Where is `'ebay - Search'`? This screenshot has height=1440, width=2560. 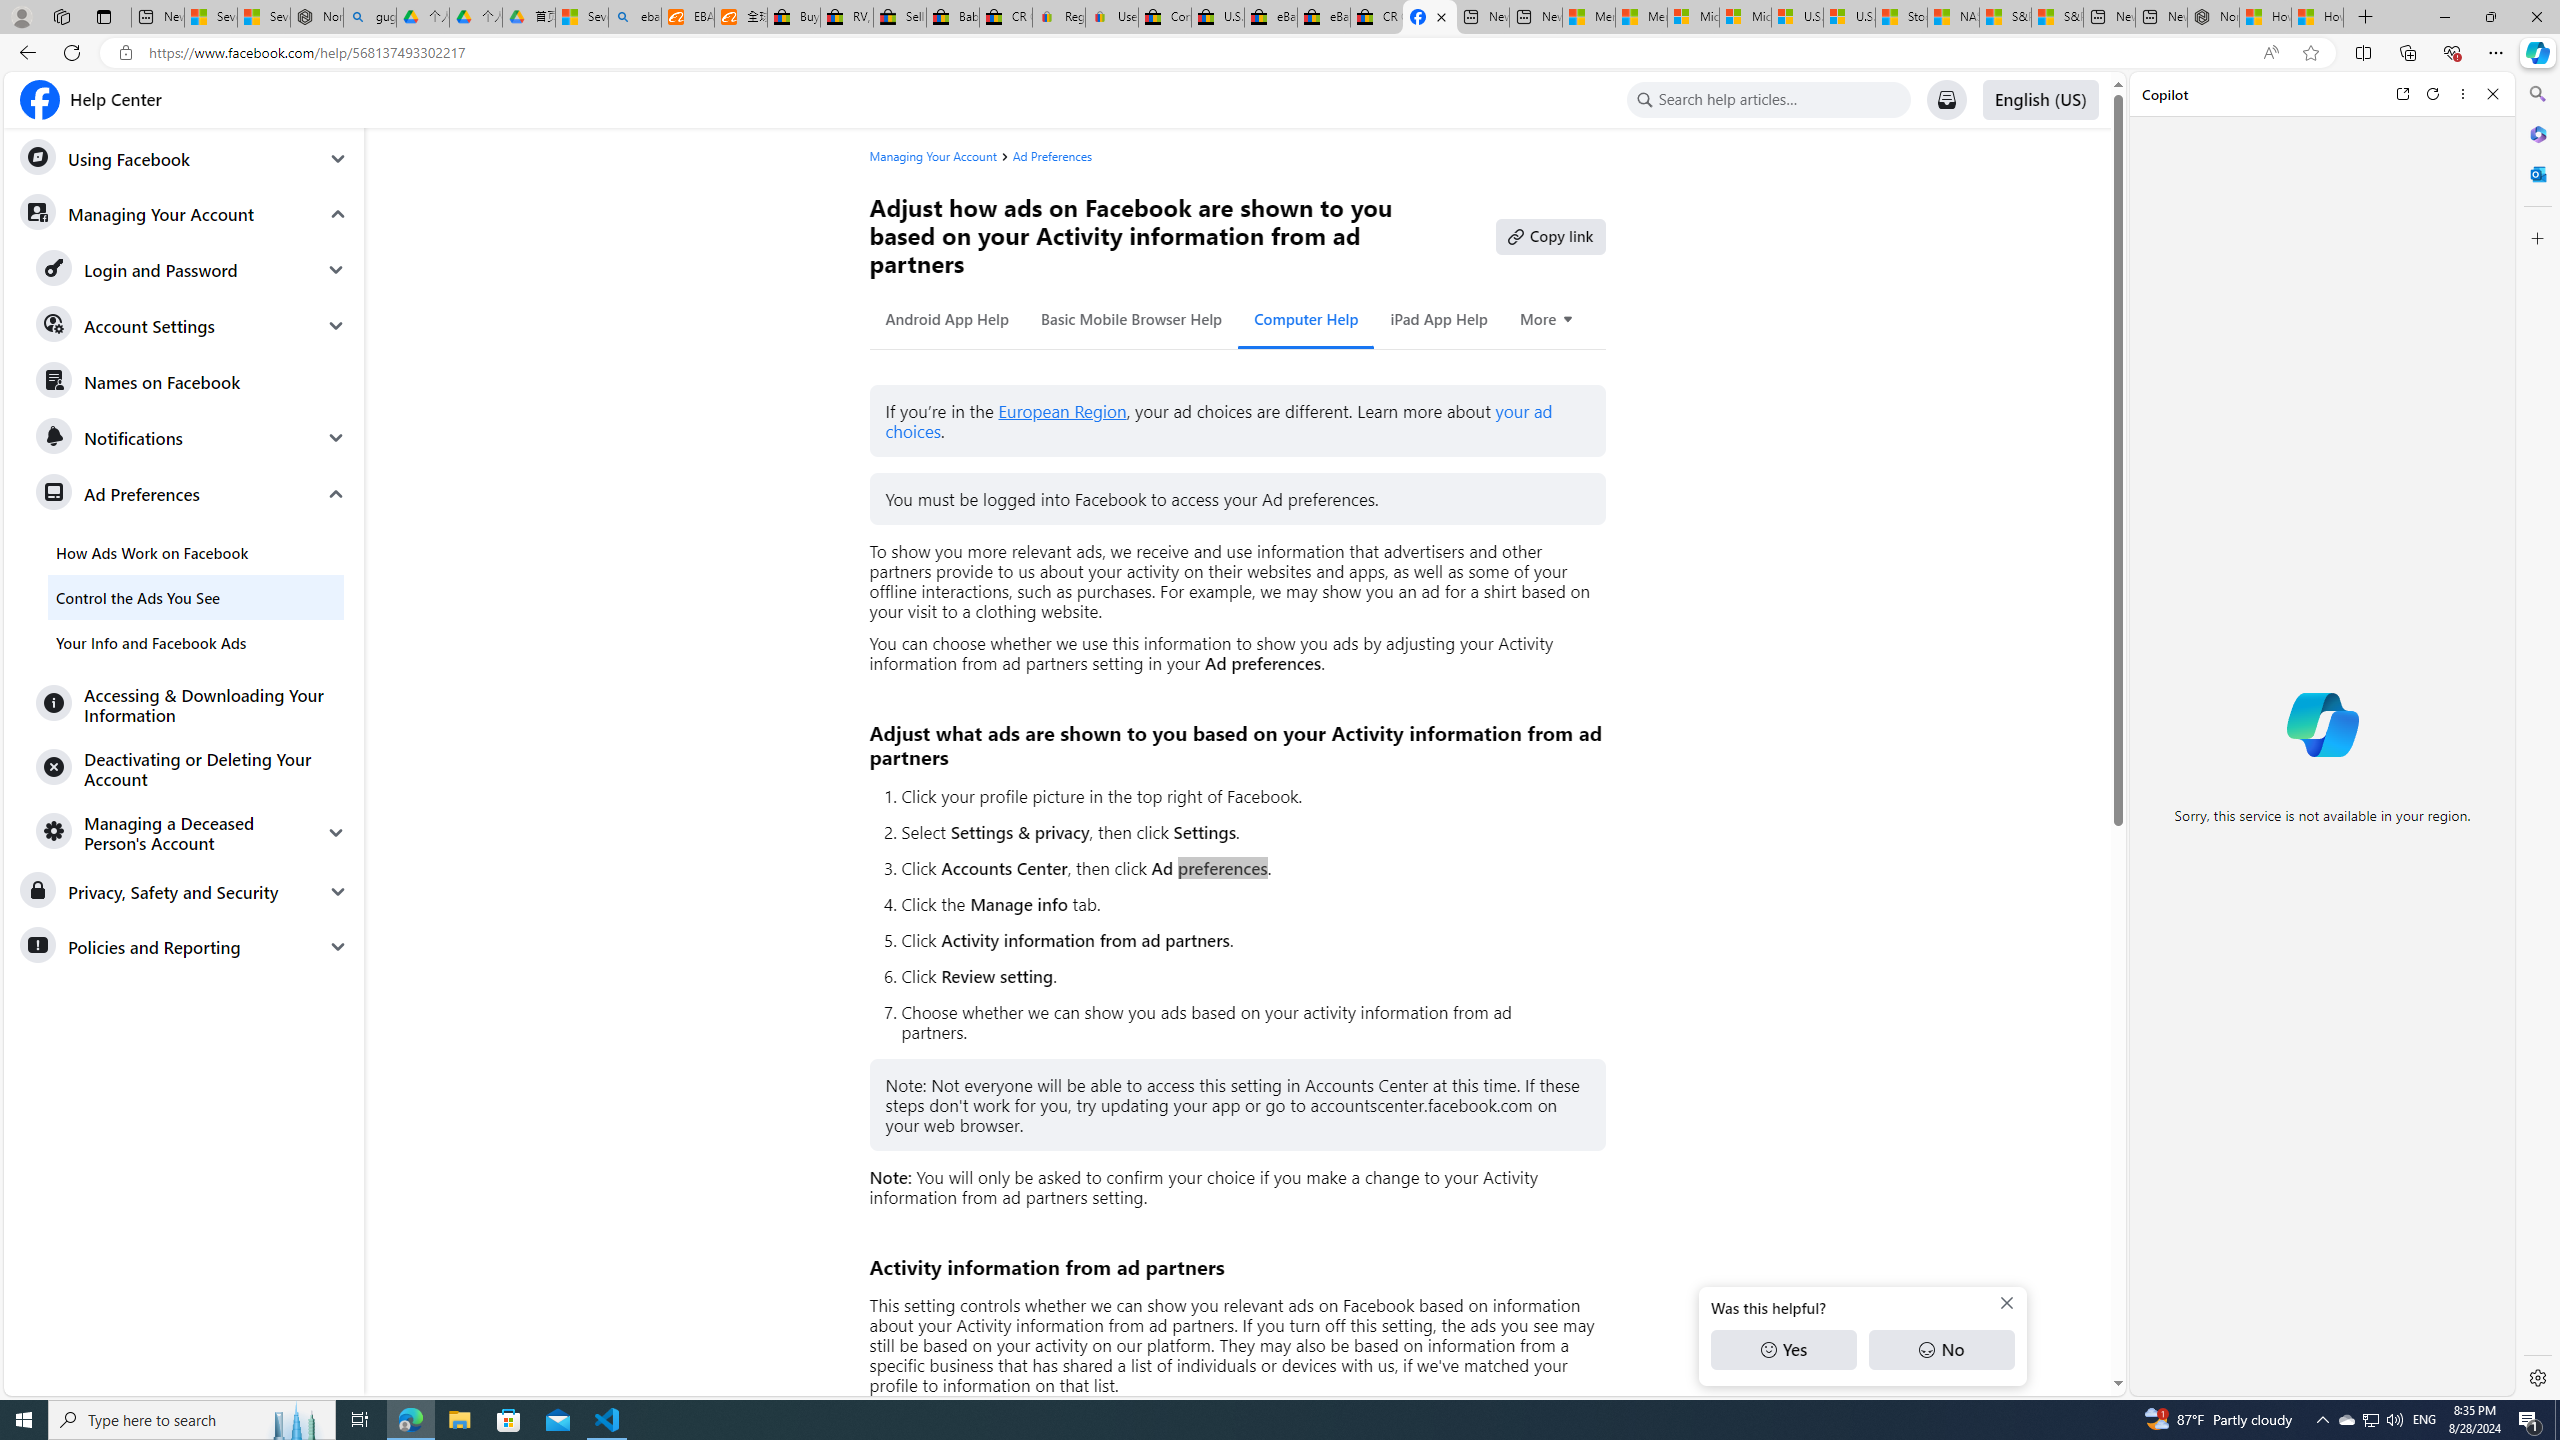
'ebay - Search' is located at coordinates (633, 16).